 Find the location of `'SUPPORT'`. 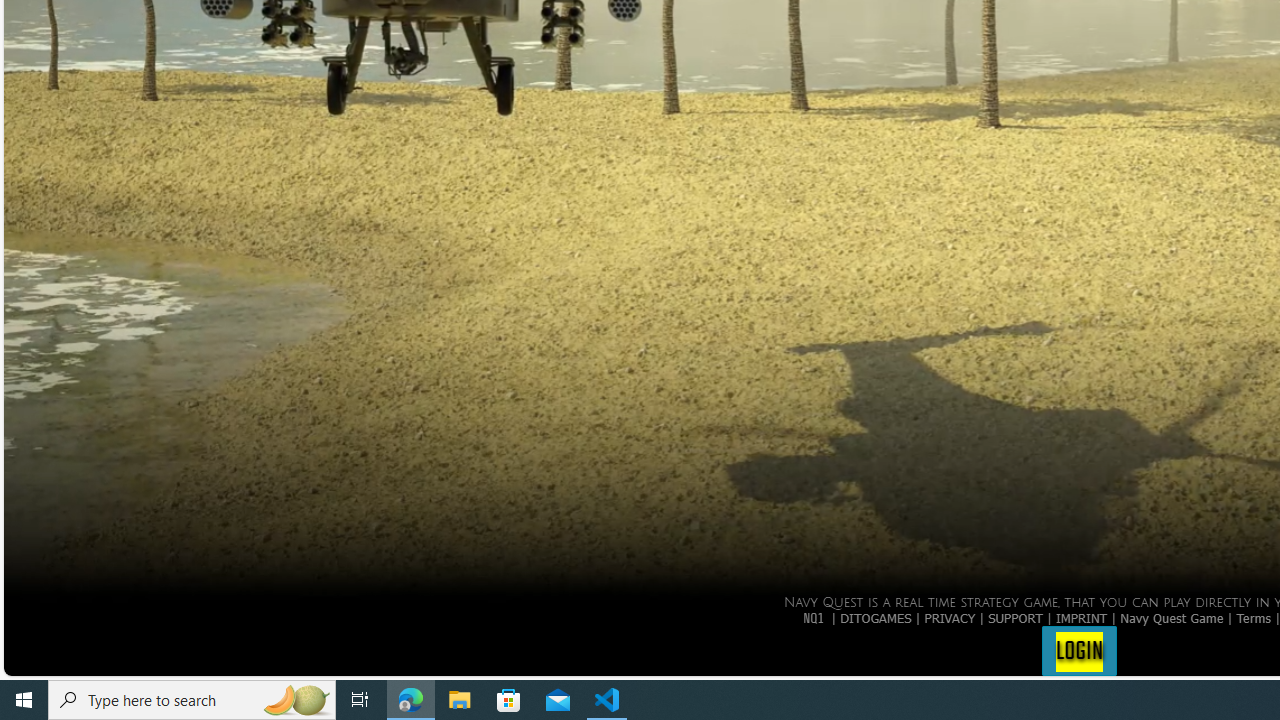

'SUPPORT' is located at coordinates (1015, 616).